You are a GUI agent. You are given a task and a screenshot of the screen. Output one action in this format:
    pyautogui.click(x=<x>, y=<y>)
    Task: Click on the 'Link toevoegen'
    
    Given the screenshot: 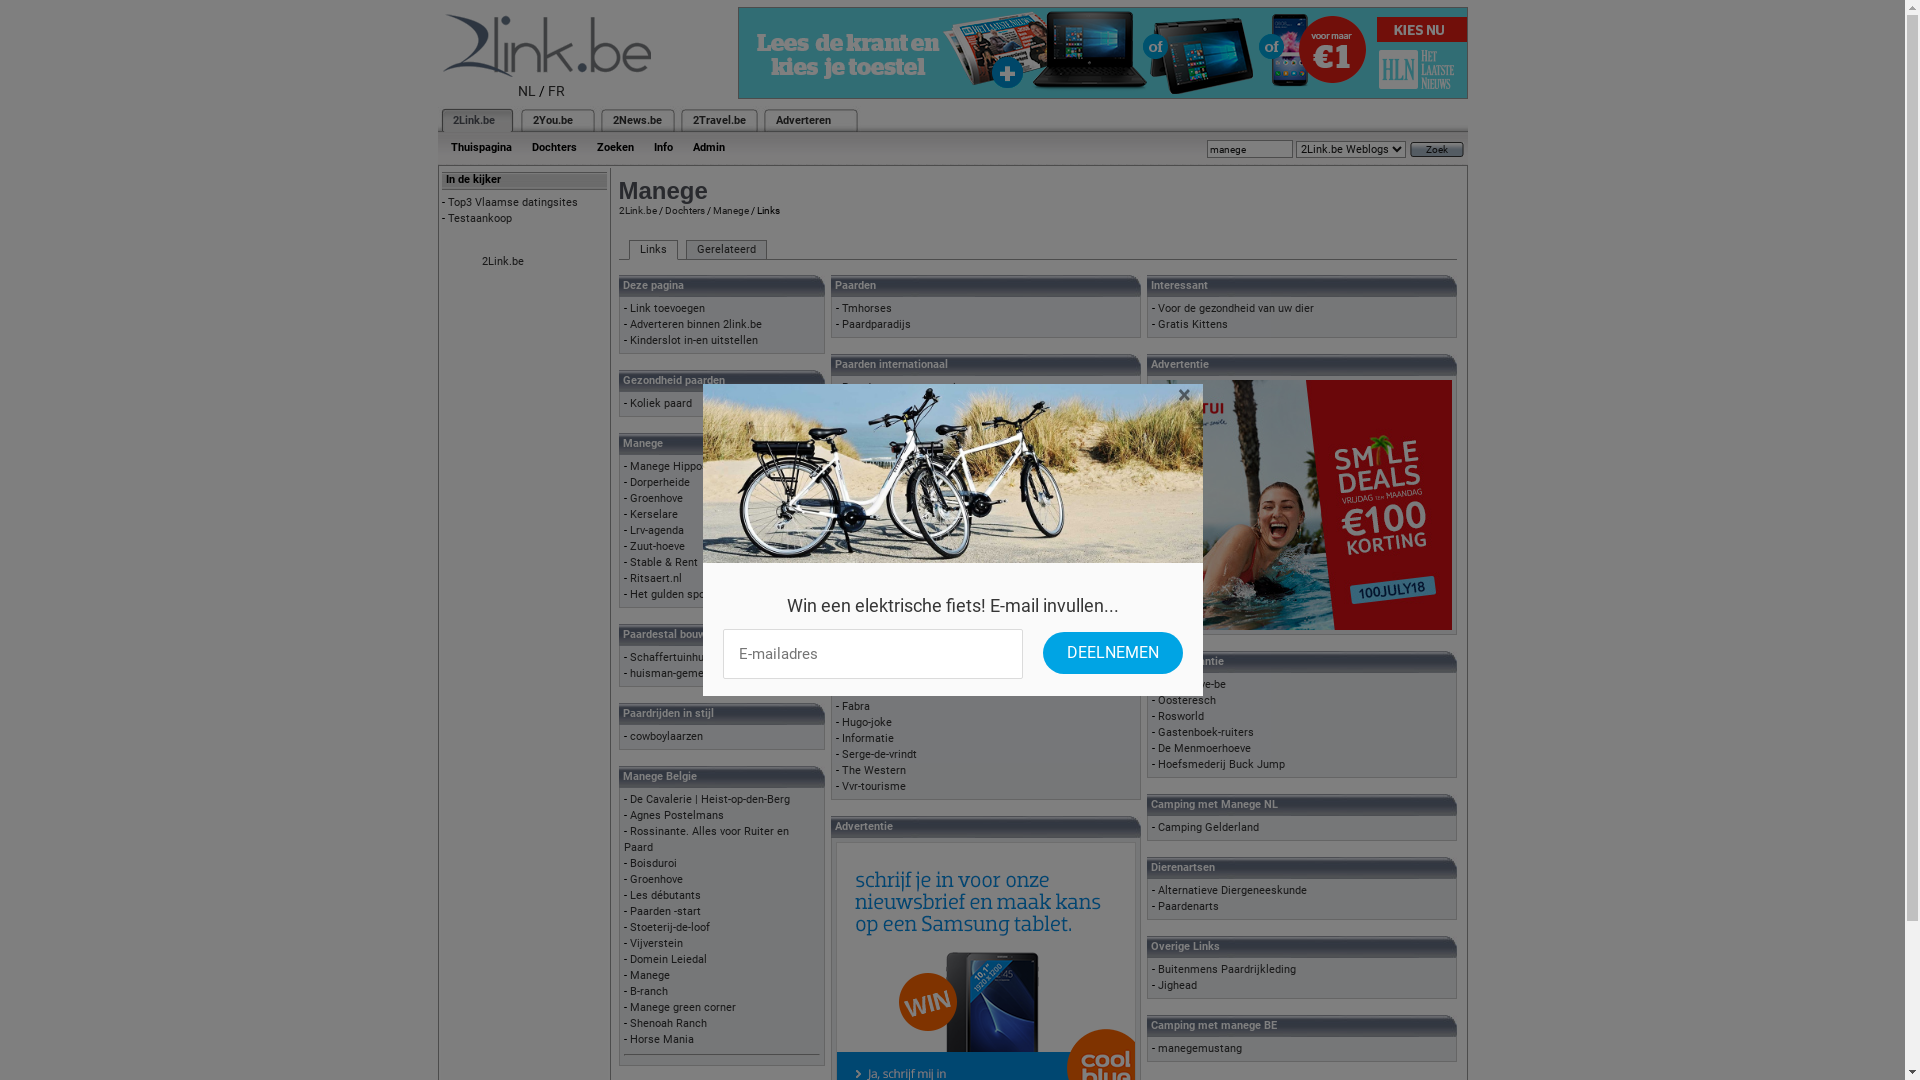 What is the action you would take?
    pyautogui.click(x=667, y=308)
    